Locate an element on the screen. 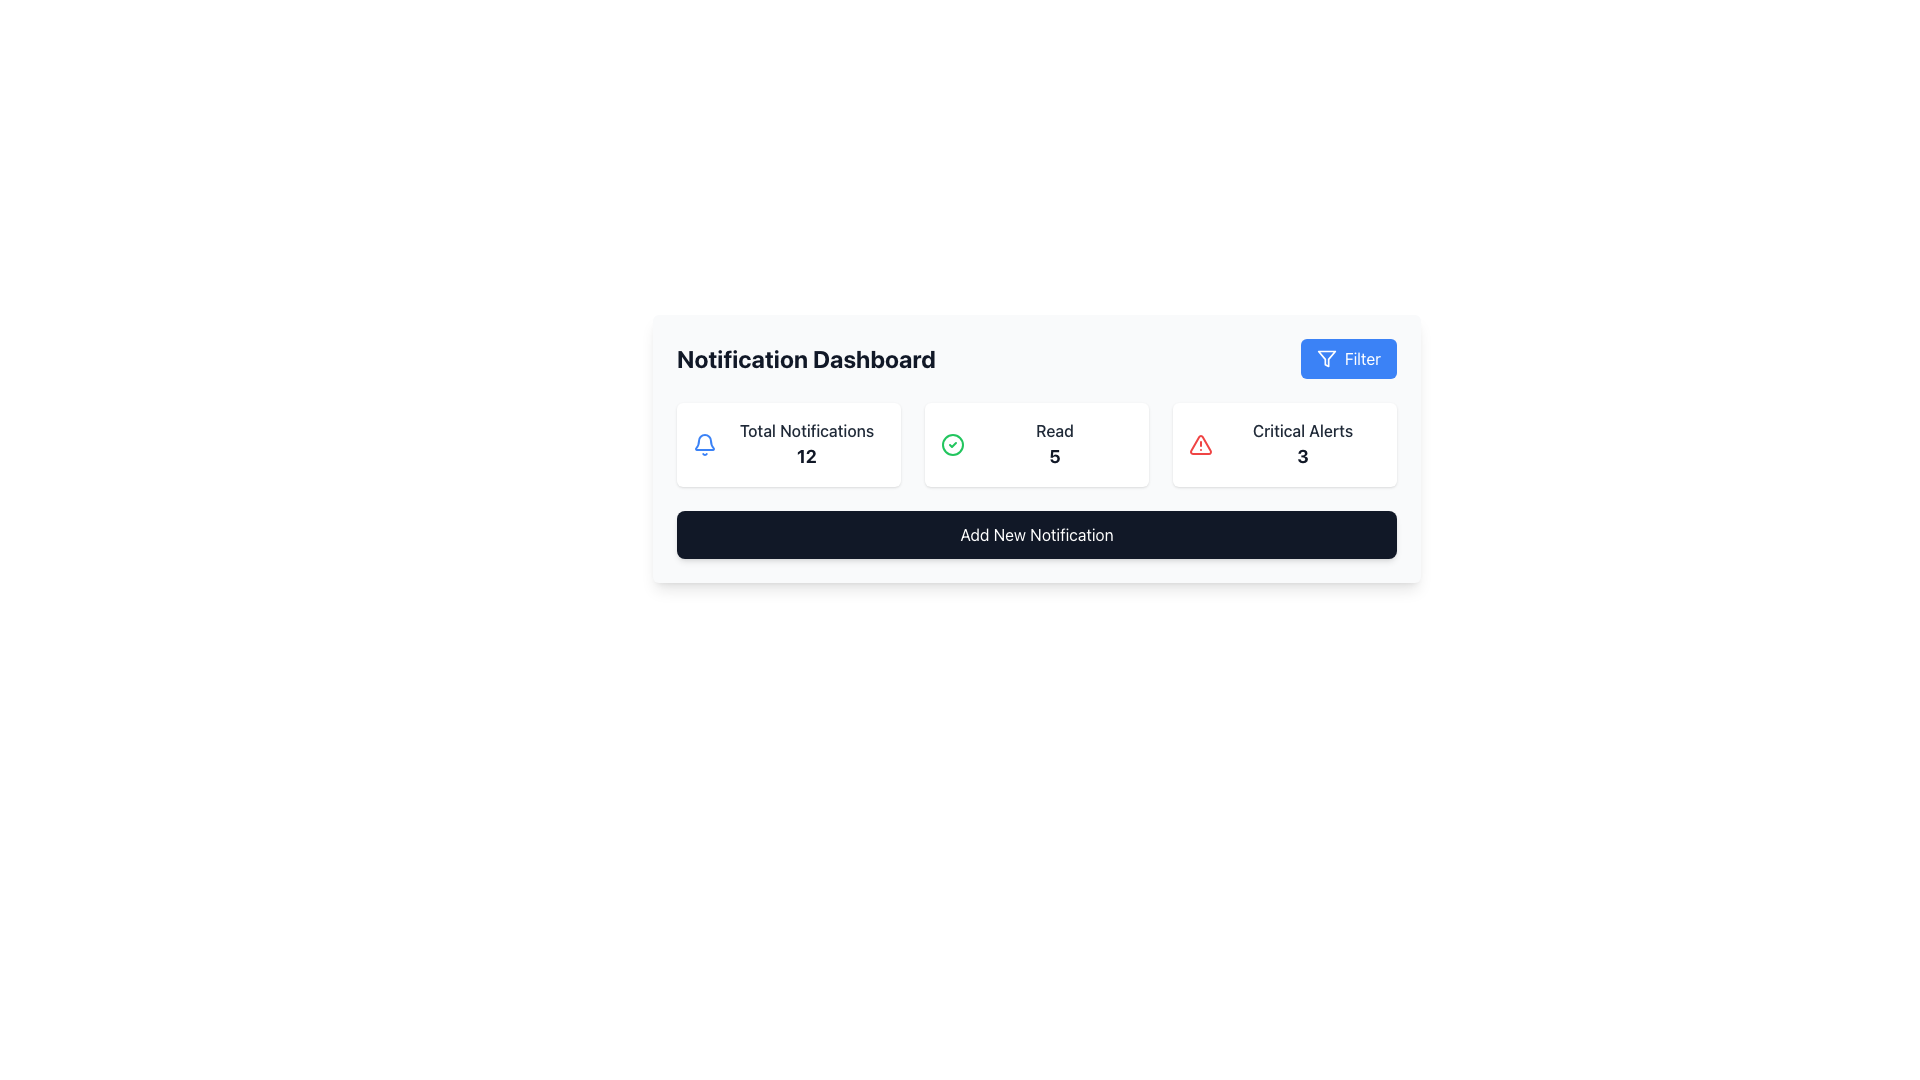 Image resolution: width=1920 pixels, height=1080 pixels. the triangular funnel-shaped graphical icon located inside the 'Filter' button to initiate filtering operations is located at coordinates (1326, 357).